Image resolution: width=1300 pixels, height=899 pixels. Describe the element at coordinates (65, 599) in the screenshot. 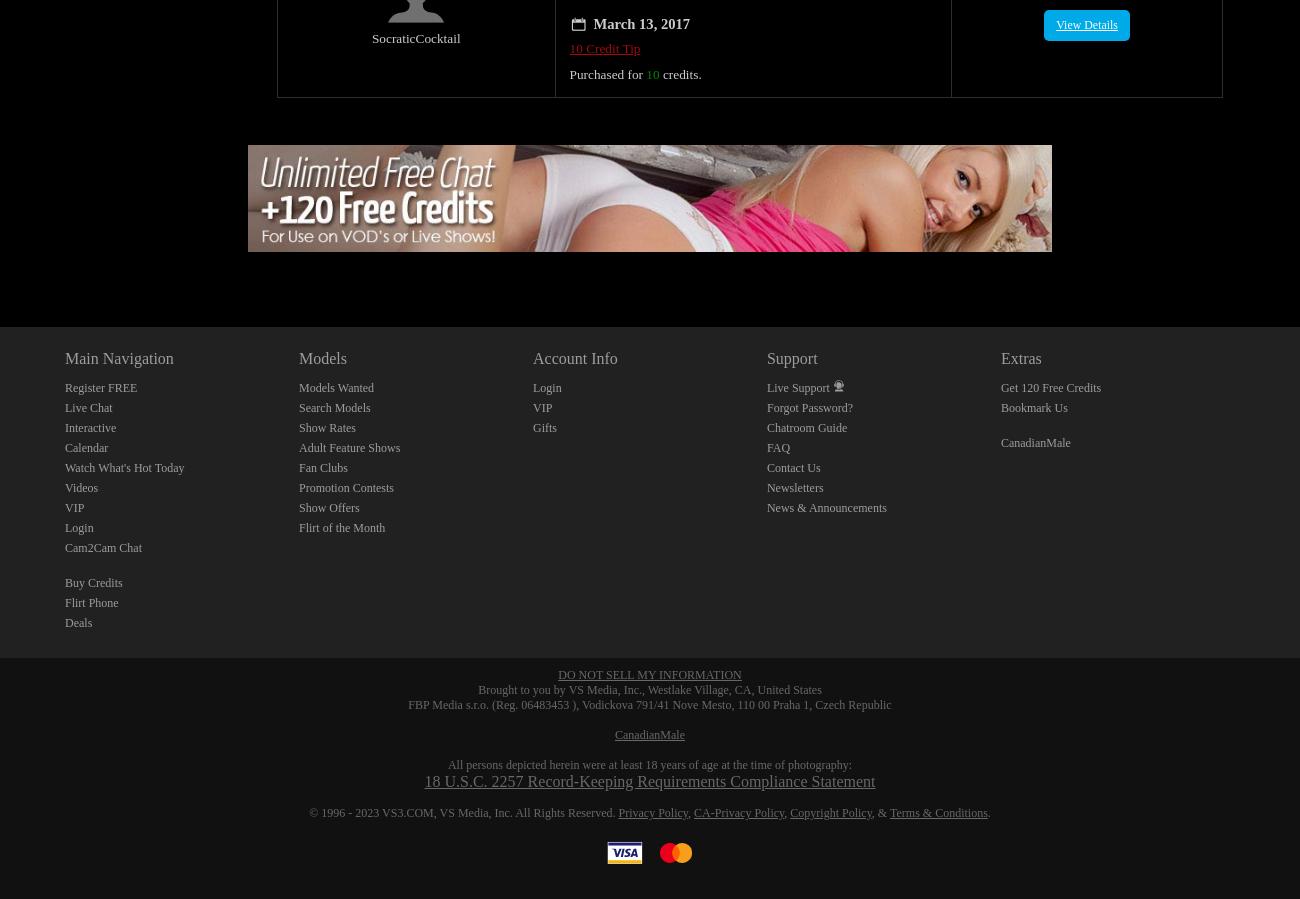

I see `'Deals'` at that location.